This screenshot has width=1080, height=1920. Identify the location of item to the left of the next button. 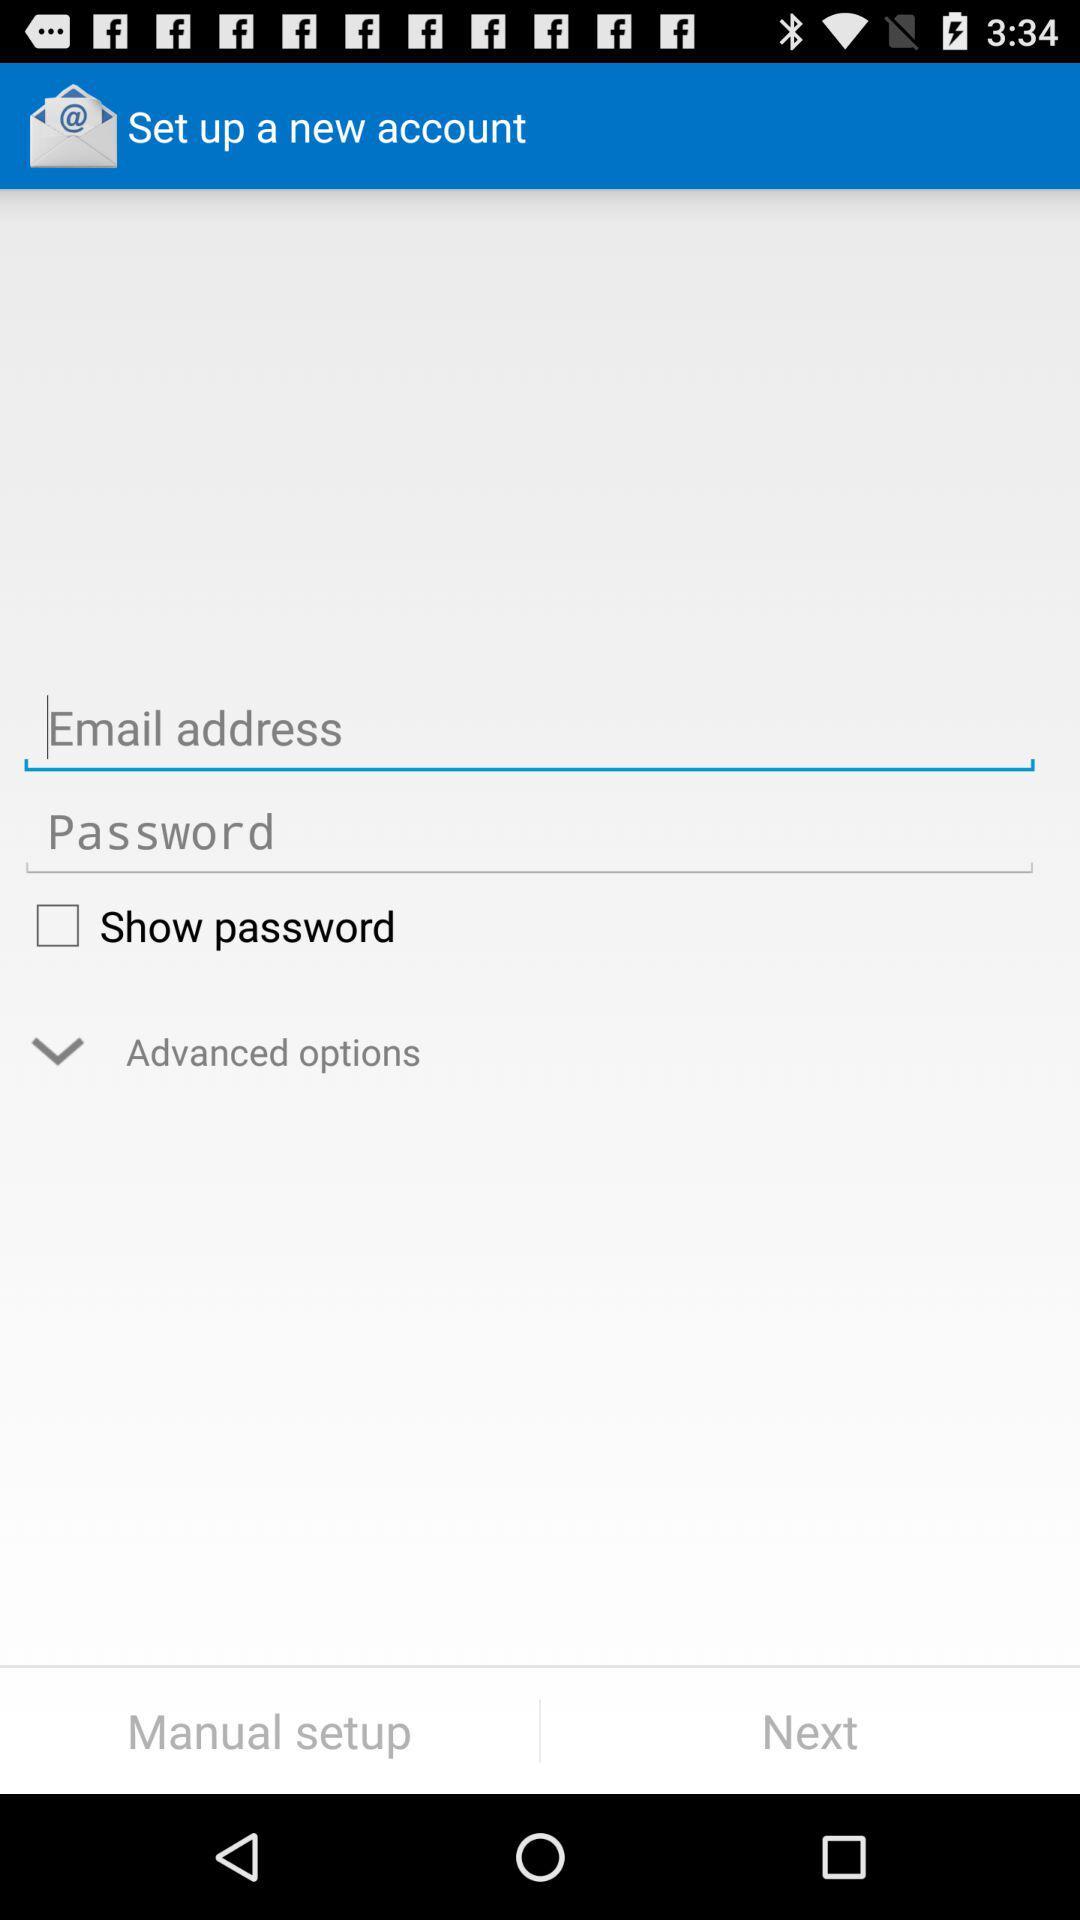
(268, 1730).